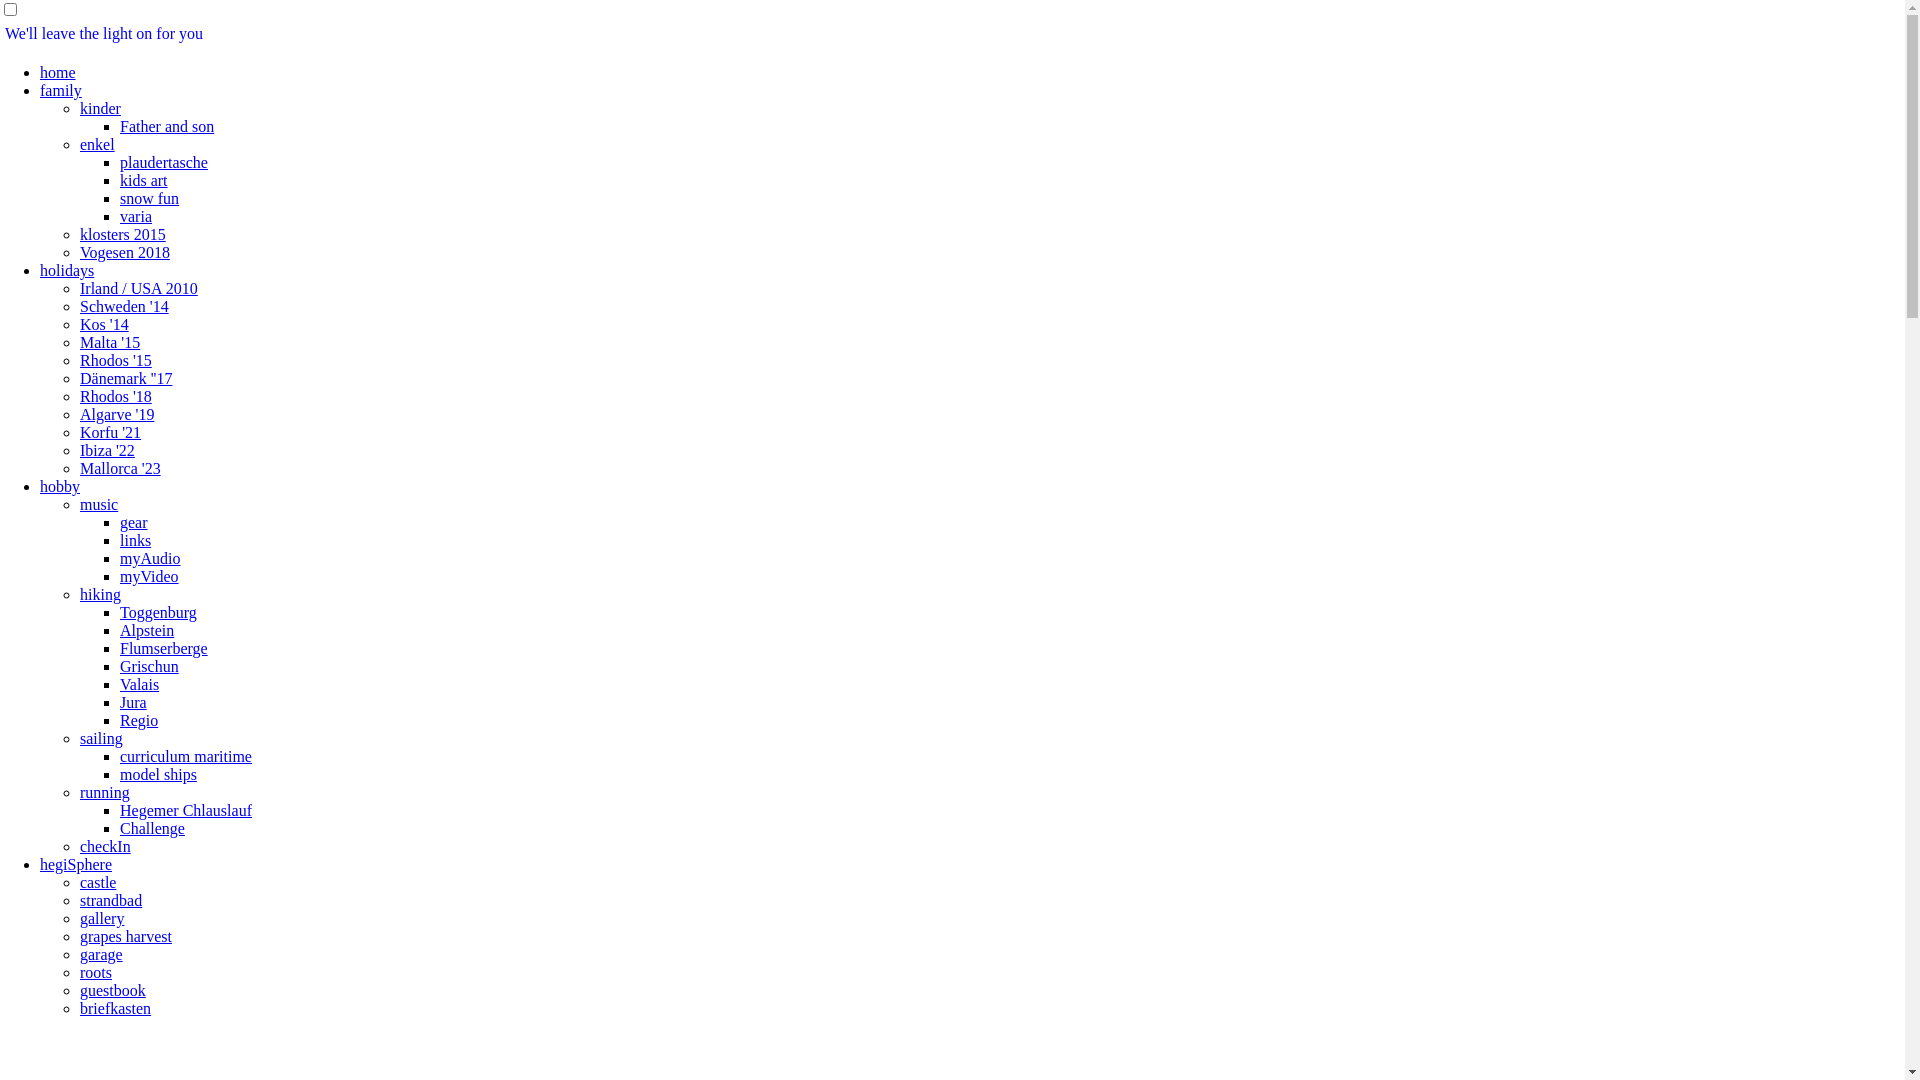  What do you see at coordinates (163, 648) in the screenshot?
I see `'Flumserberge'` at bounding box center [163, 648].